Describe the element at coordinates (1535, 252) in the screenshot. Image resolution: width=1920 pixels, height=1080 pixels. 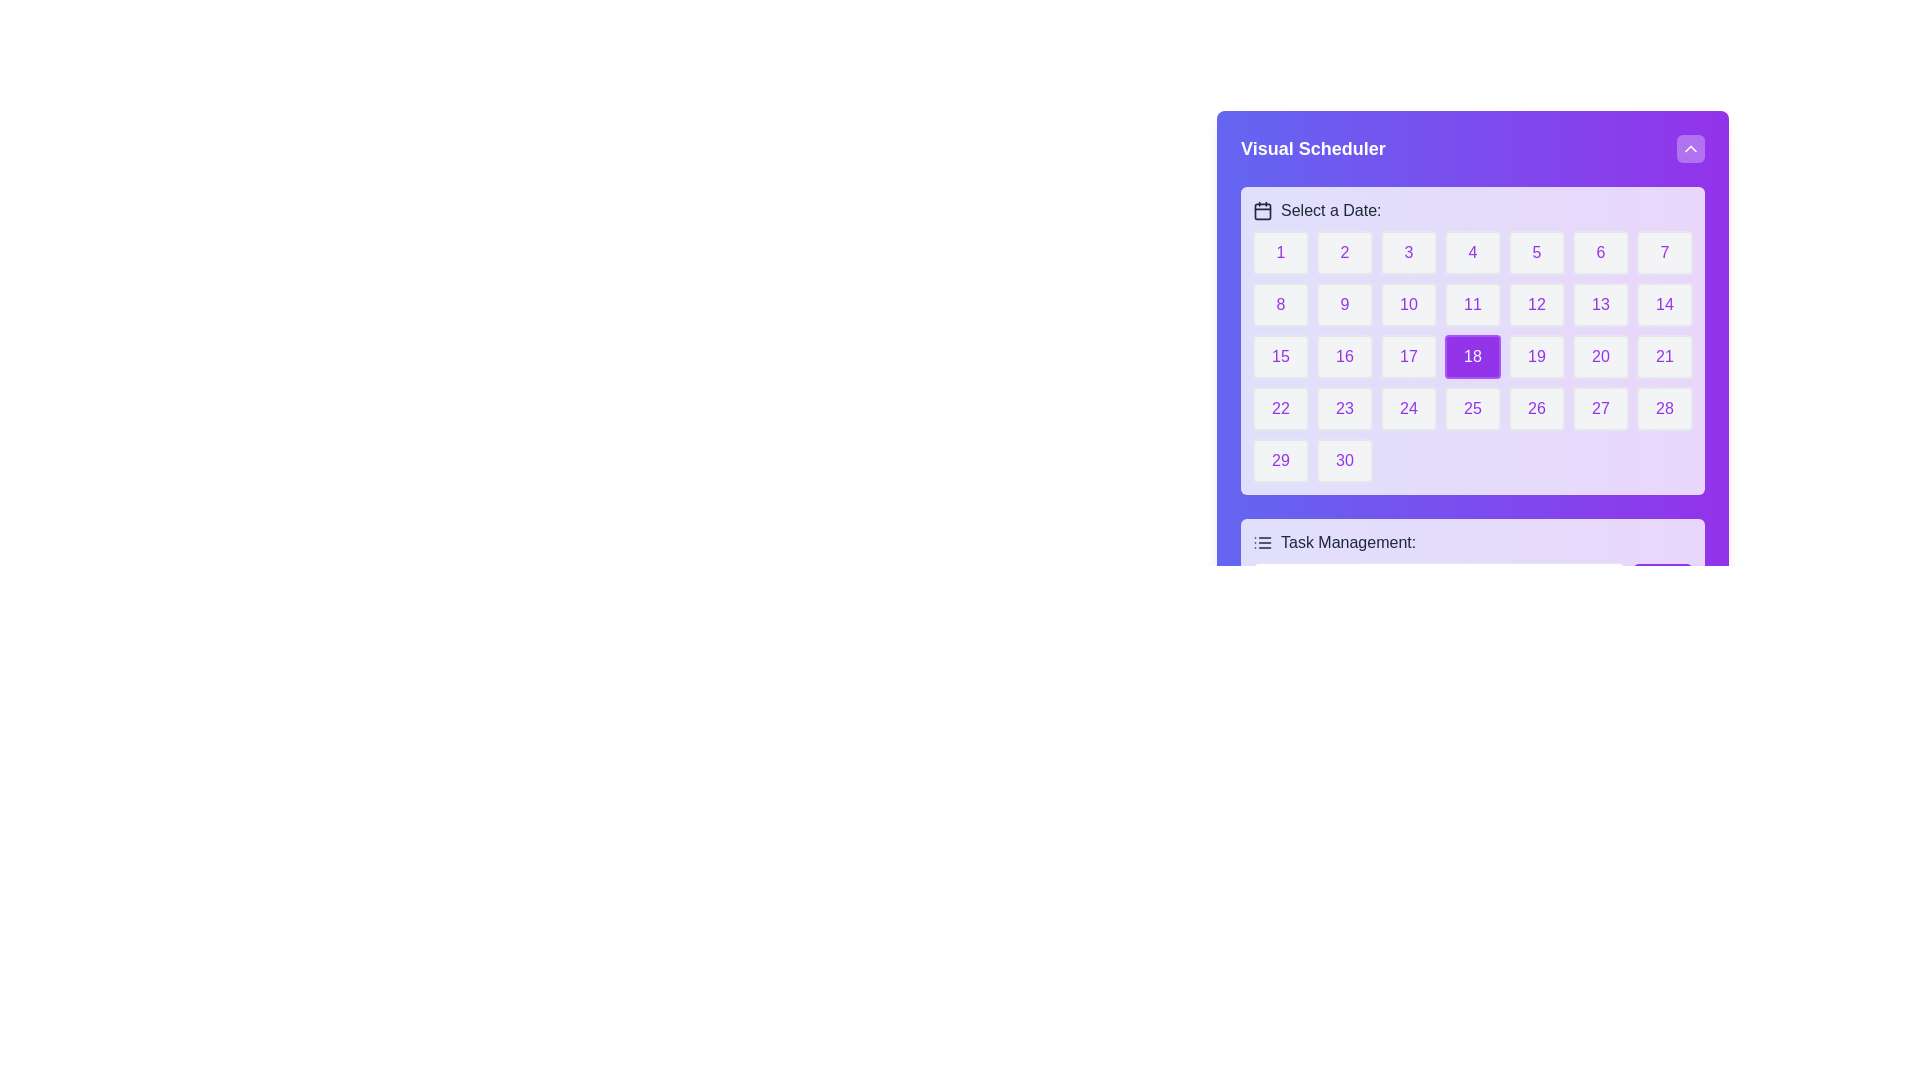
I see `the rounded rectangular button with a light gray background and a purple '5' in the center, which represents a date in the Visual Scheduler calendar grid` at that location.